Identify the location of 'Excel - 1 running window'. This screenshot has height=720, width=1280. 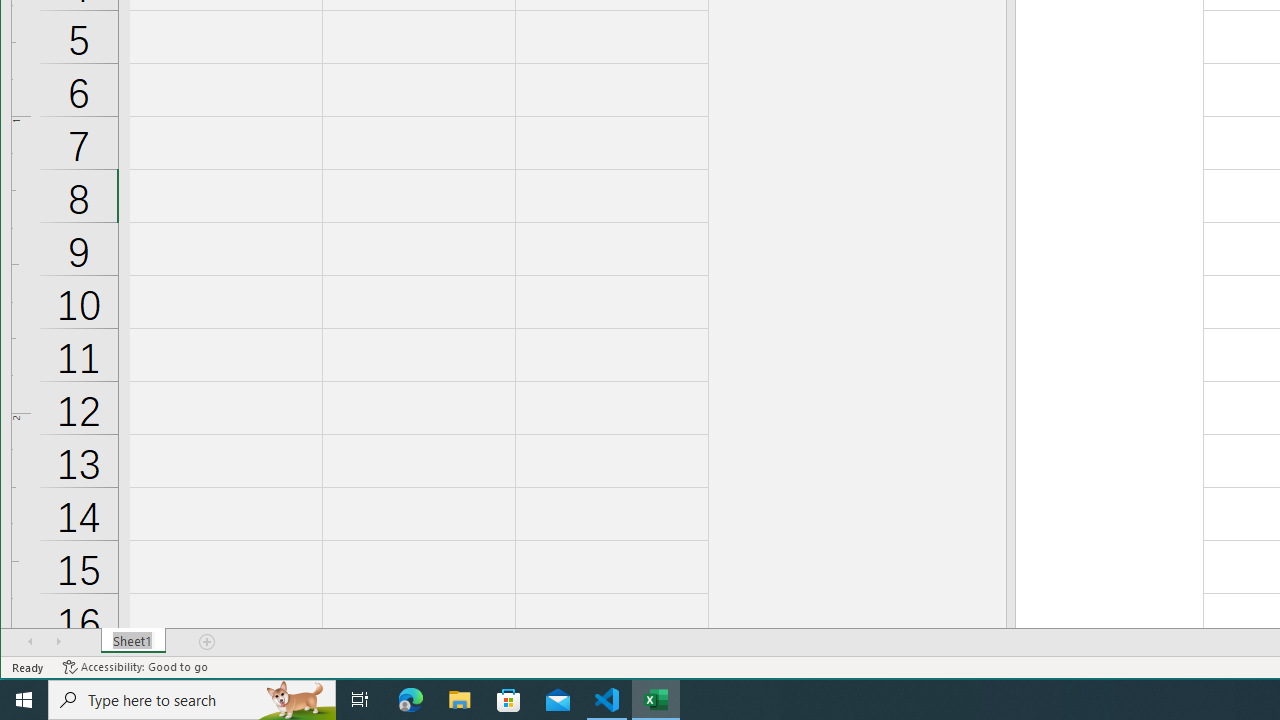
(656, 698).